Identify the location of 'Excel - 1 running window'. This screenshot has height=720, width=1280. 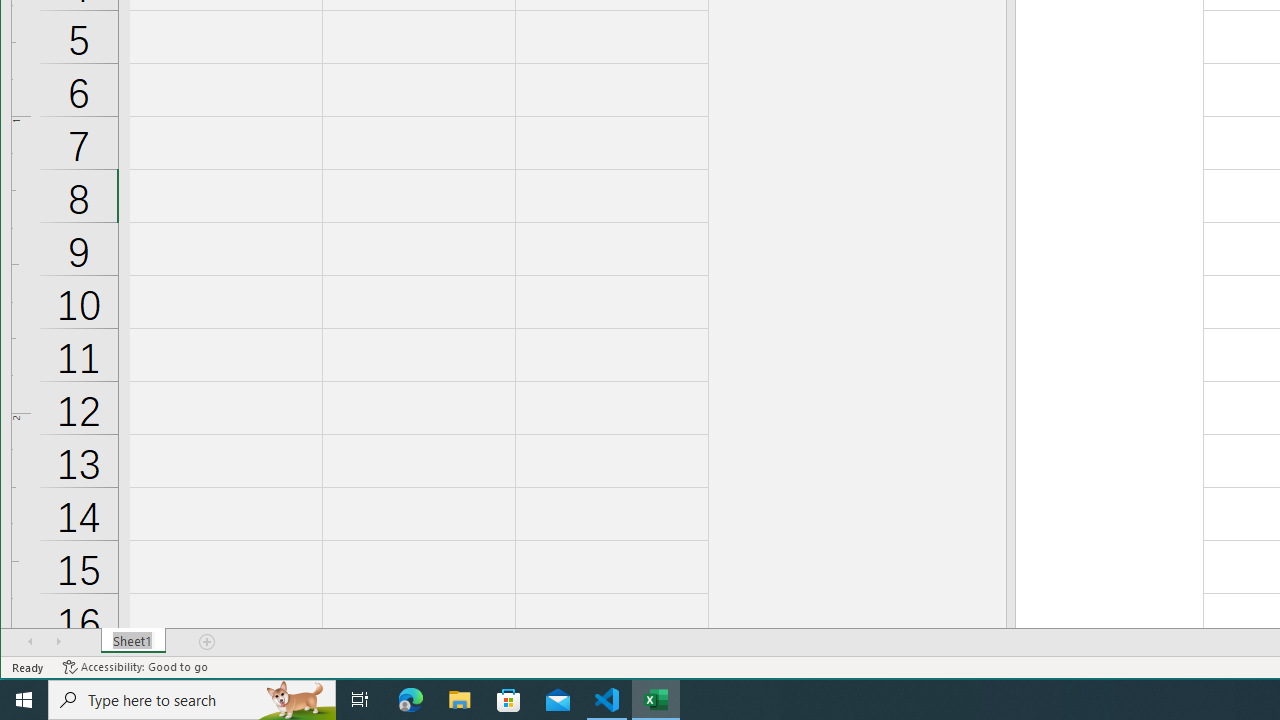
(656, 698).